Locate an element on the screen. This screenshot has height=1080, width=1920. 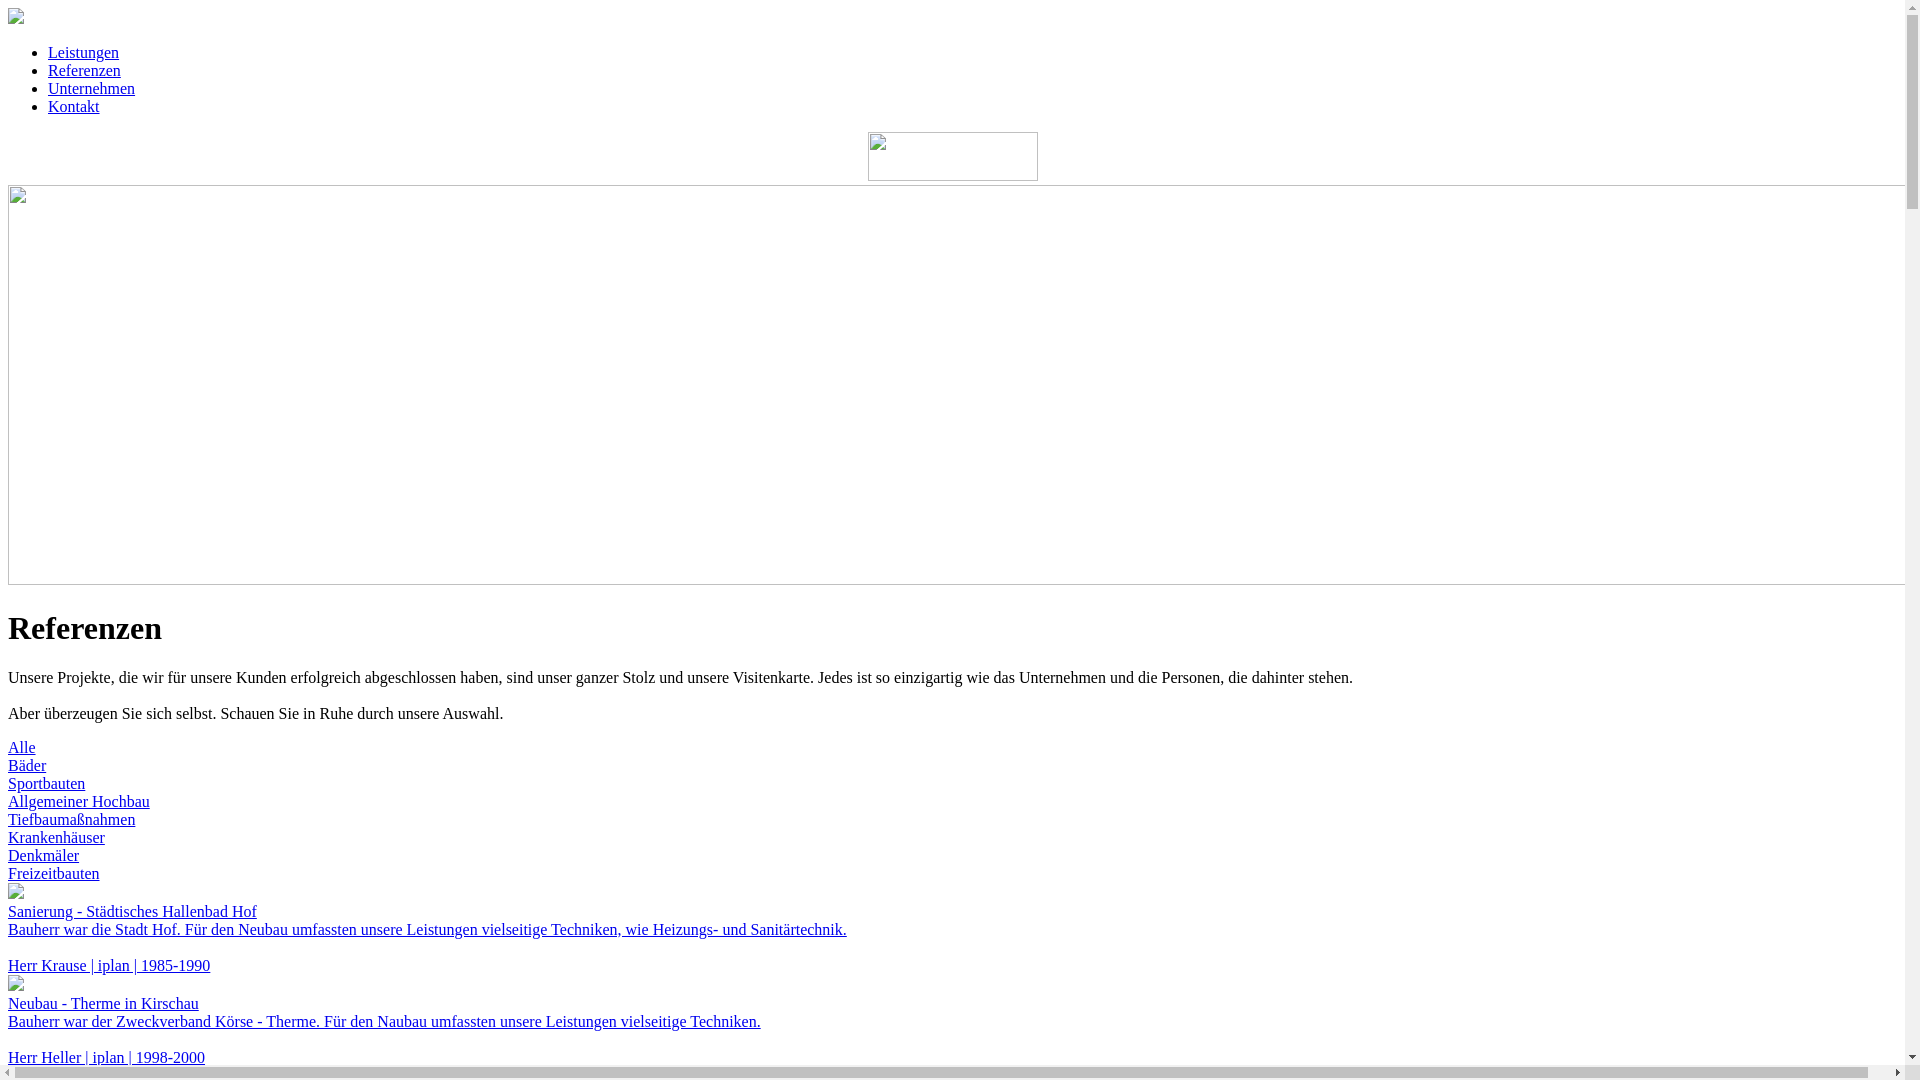
'Allgemeiner Hochbau' is located at coordinates (78, 800).